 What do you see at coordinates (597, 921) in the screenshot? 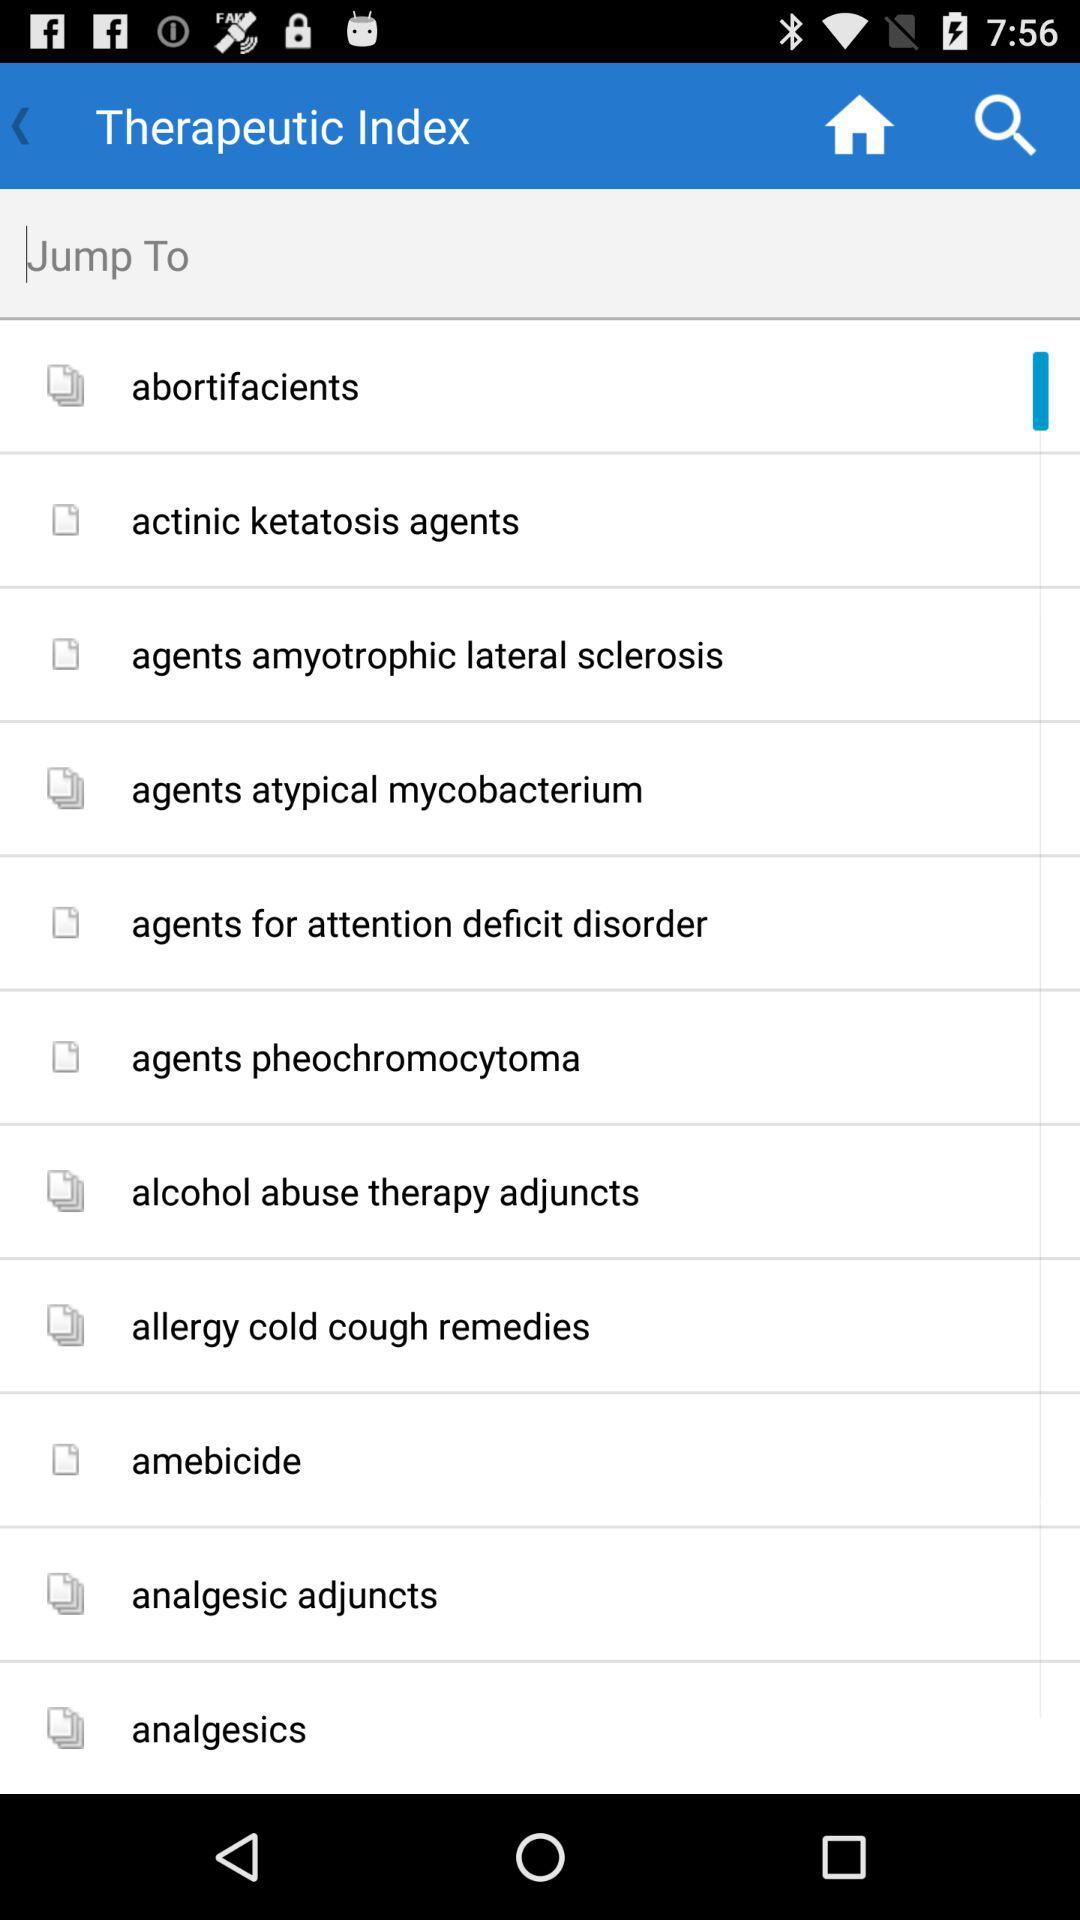
I see `item below agents atypical mycobacterium item` at bounding box center [597, 921].